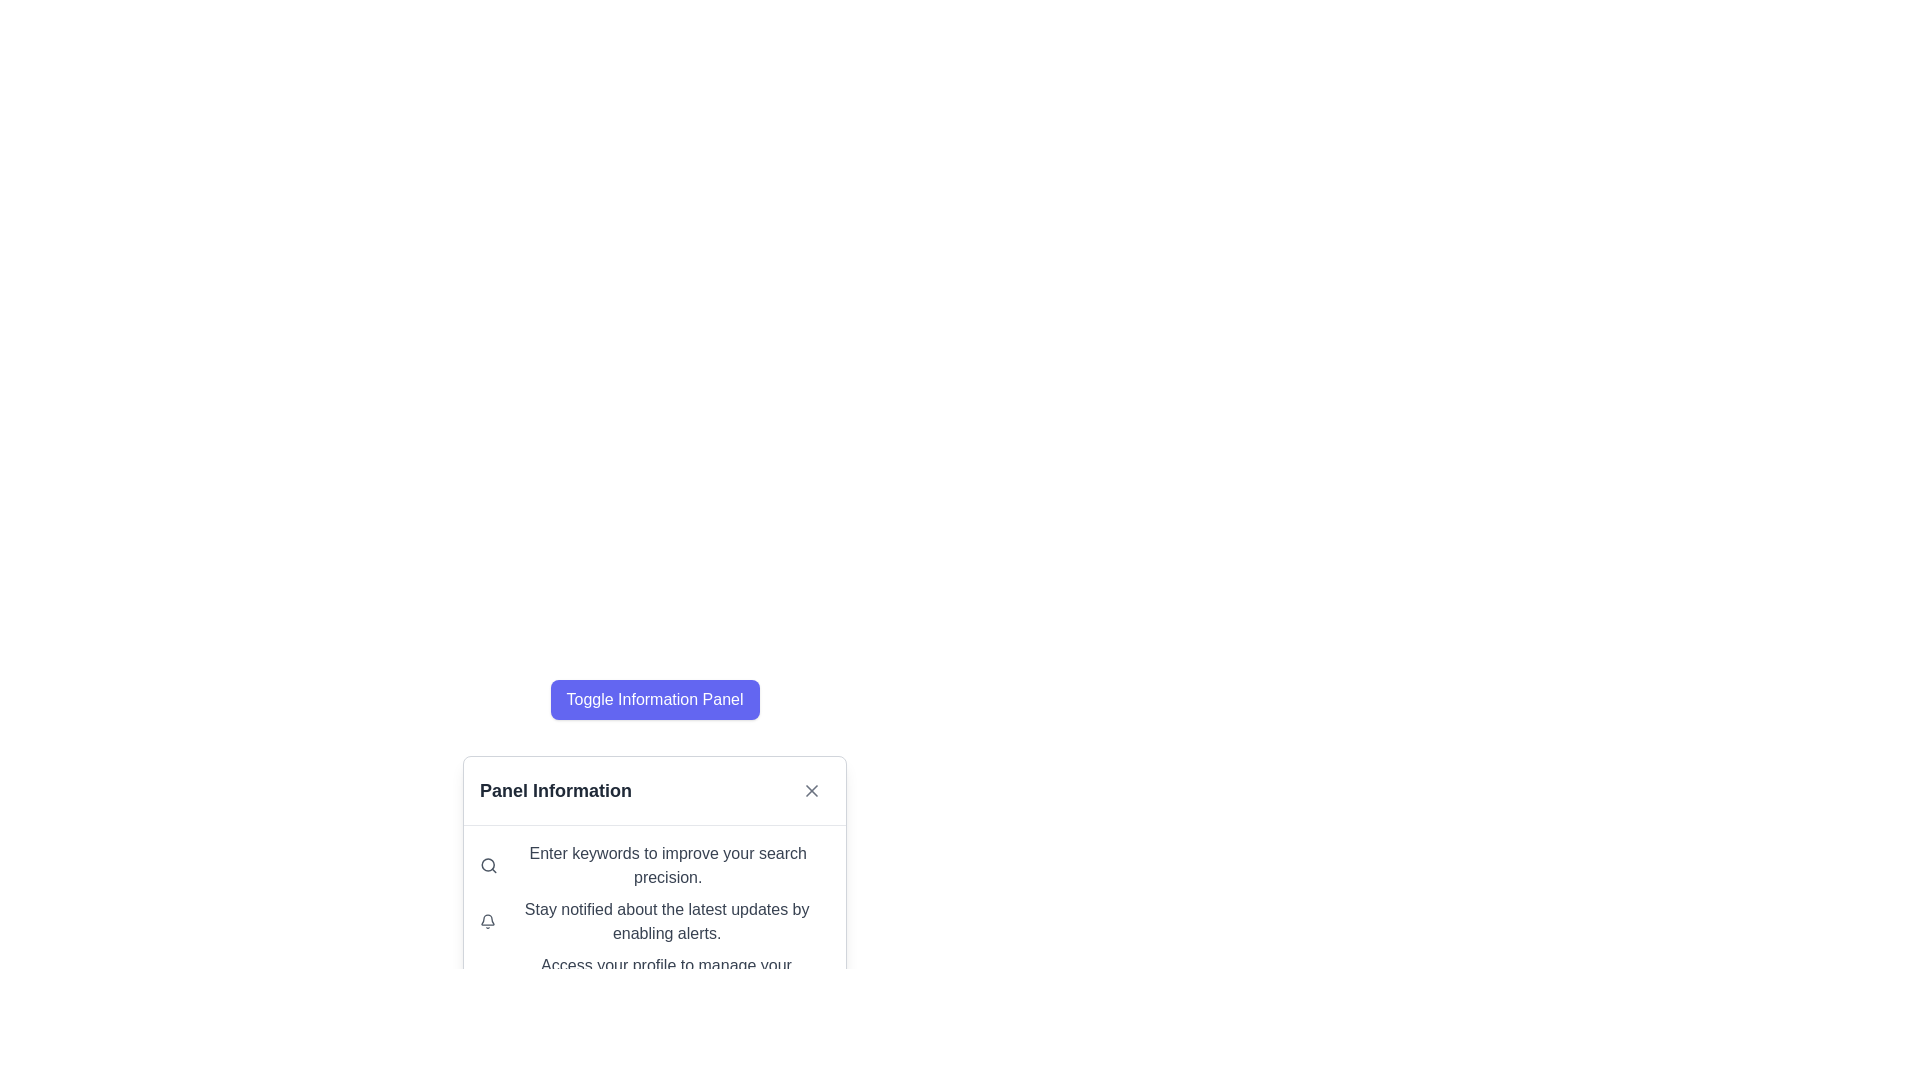 The height and width of the screenshot is (1080, 1920). Describe the element at coordinates (556, 789) in the screenshot. I see `the text component displaying 'Panel Information' in bold, dark gray font located at the top-left section of a panel header` at that location.